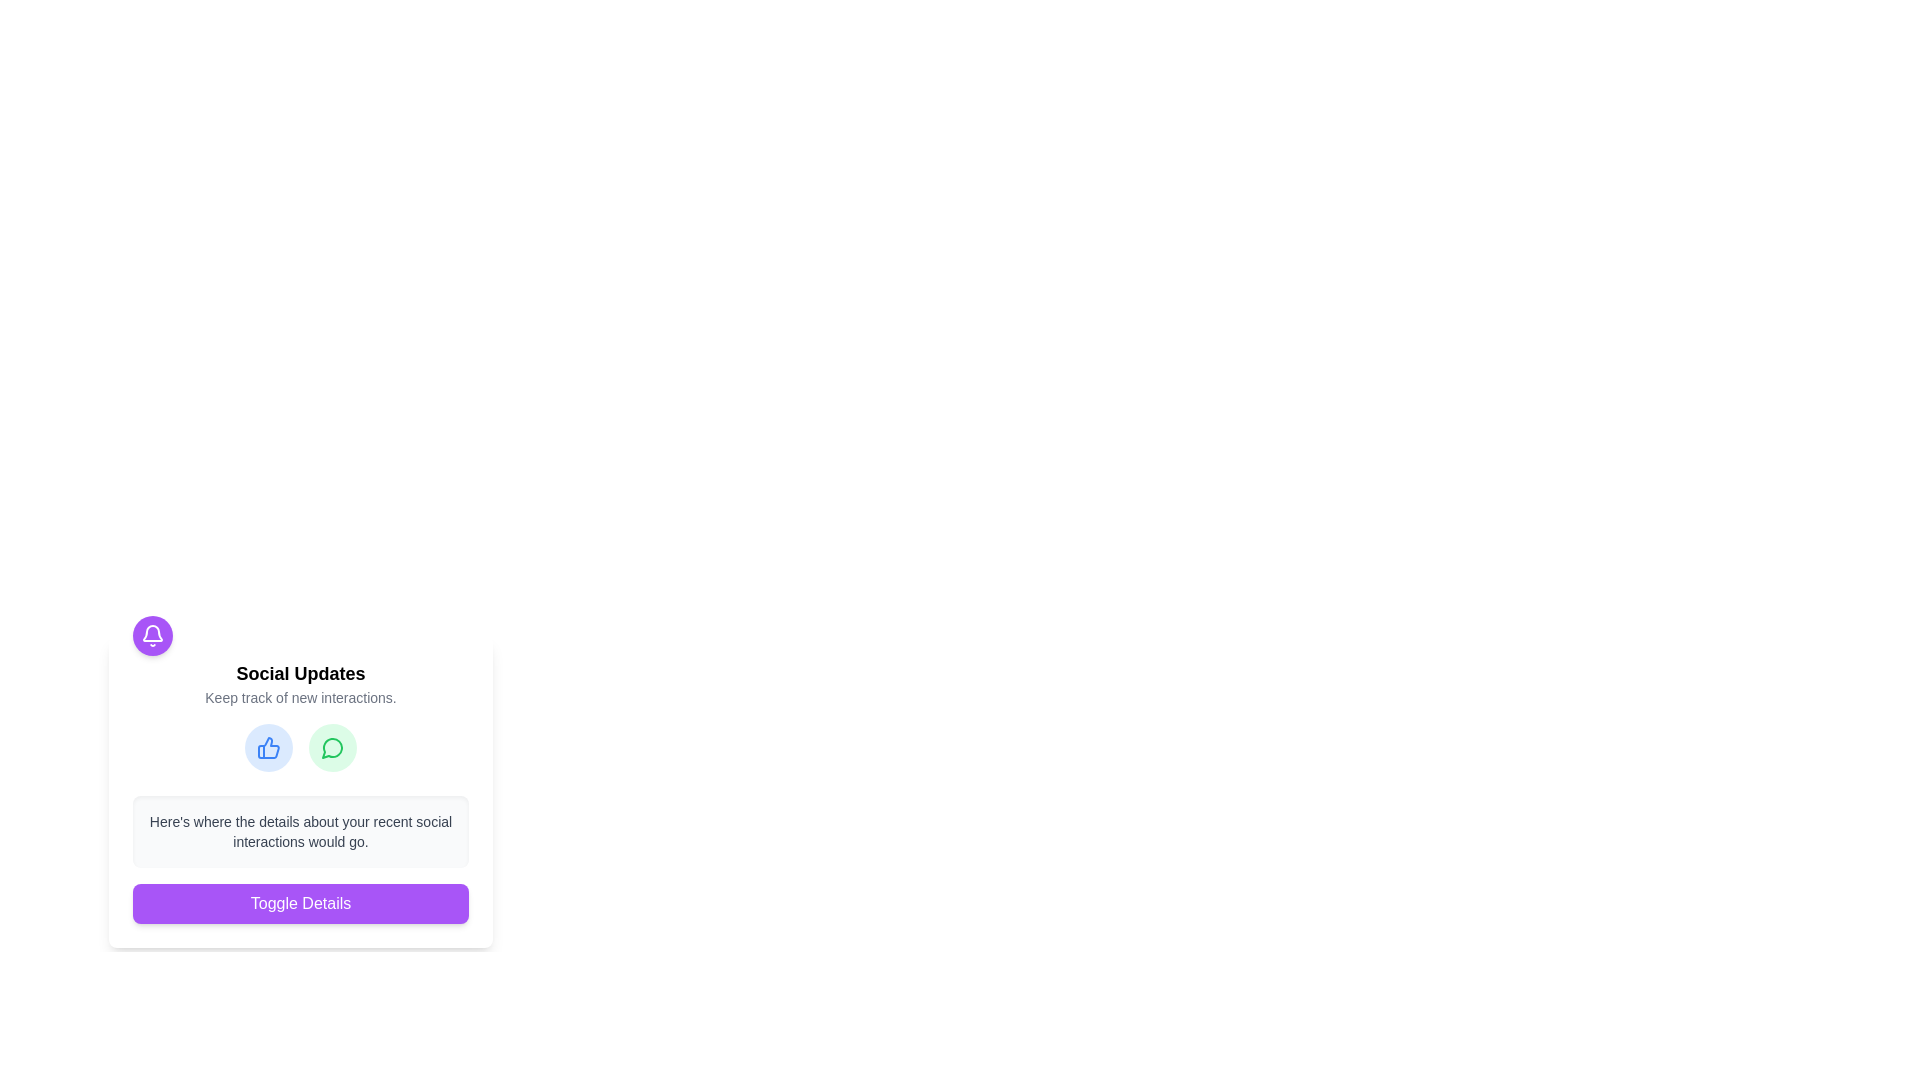 This screenshot has height=1080, width=1920. What do you see at coordinates (332, 748) in the screenshot?
I see `the green circular icon resembling a speech bubble located in the middle portion of the 'Social Updates' card for interaction` at bounding box center [332, 748].